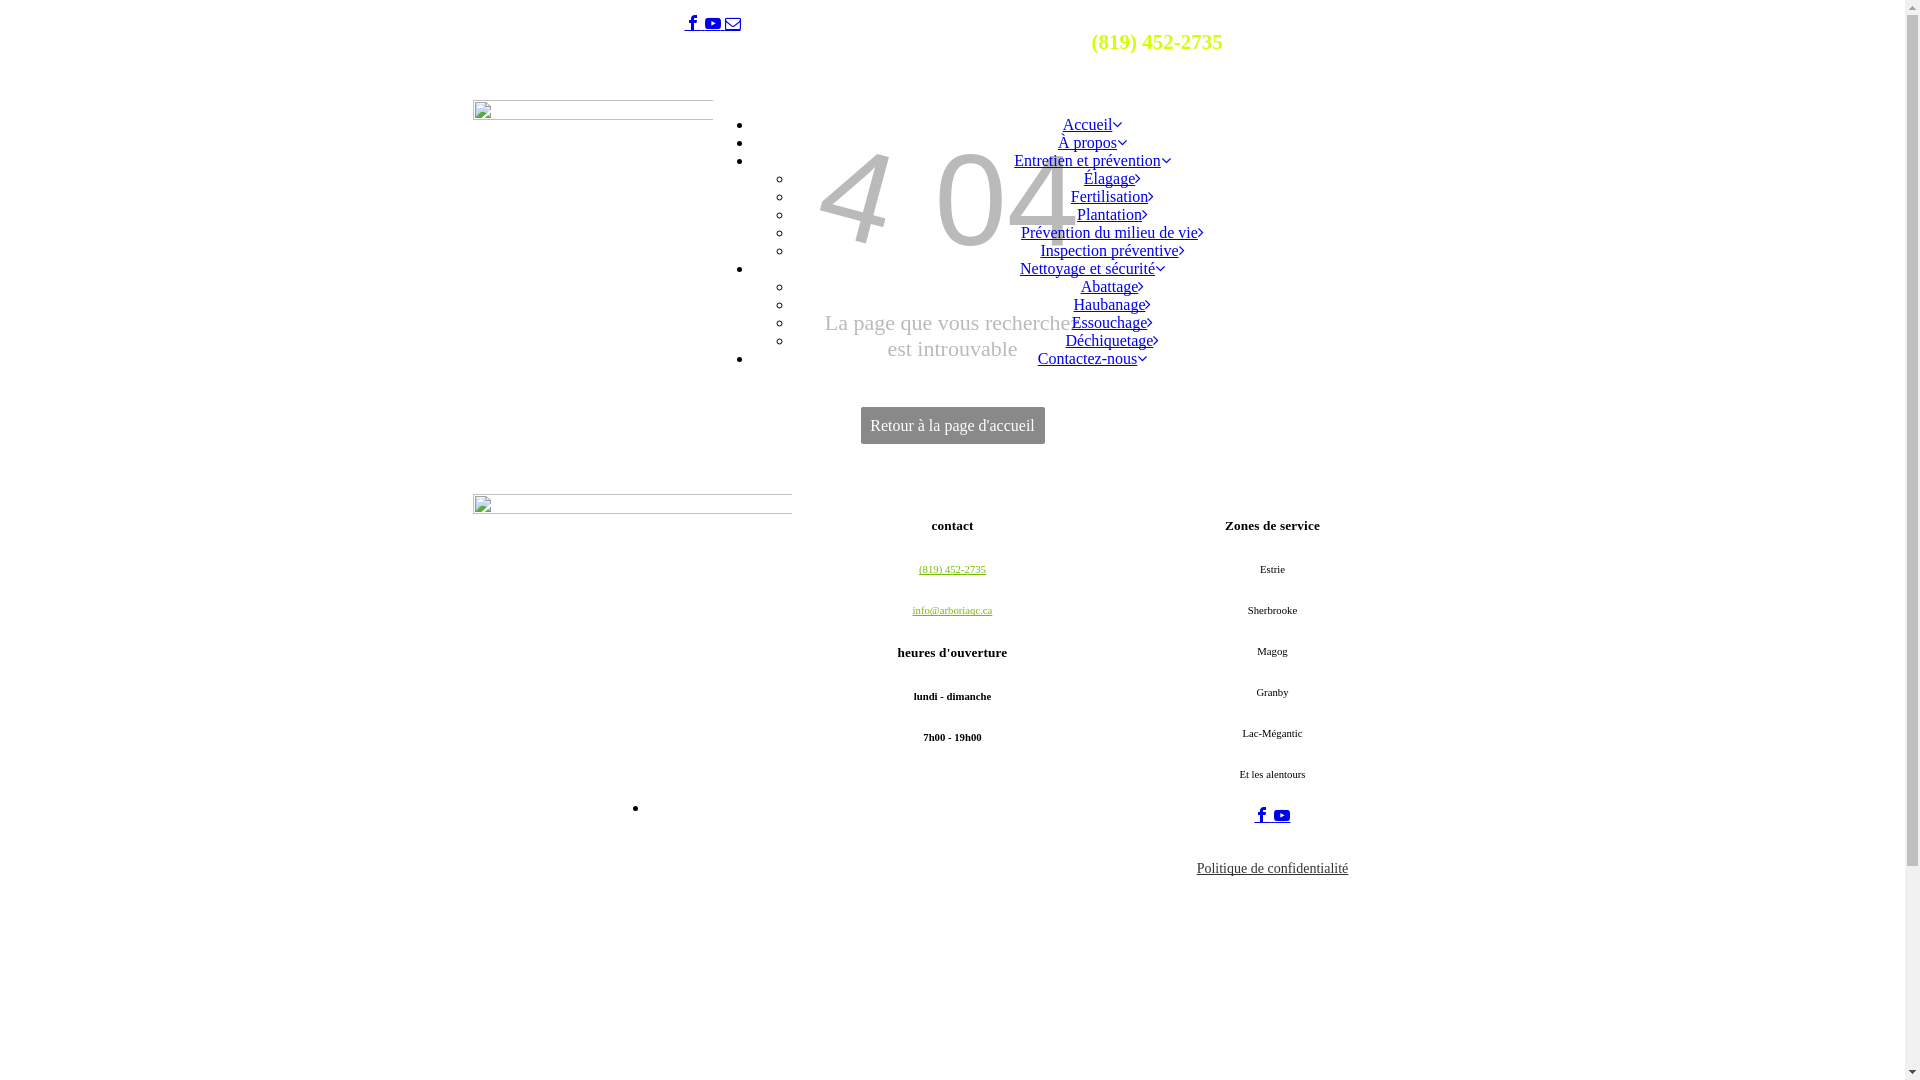 The width and height of the screenshot is (1920, 1080). Describe the element at coordinates (1092, 124) in the screenshot. I see `'Accueil'` at that location.